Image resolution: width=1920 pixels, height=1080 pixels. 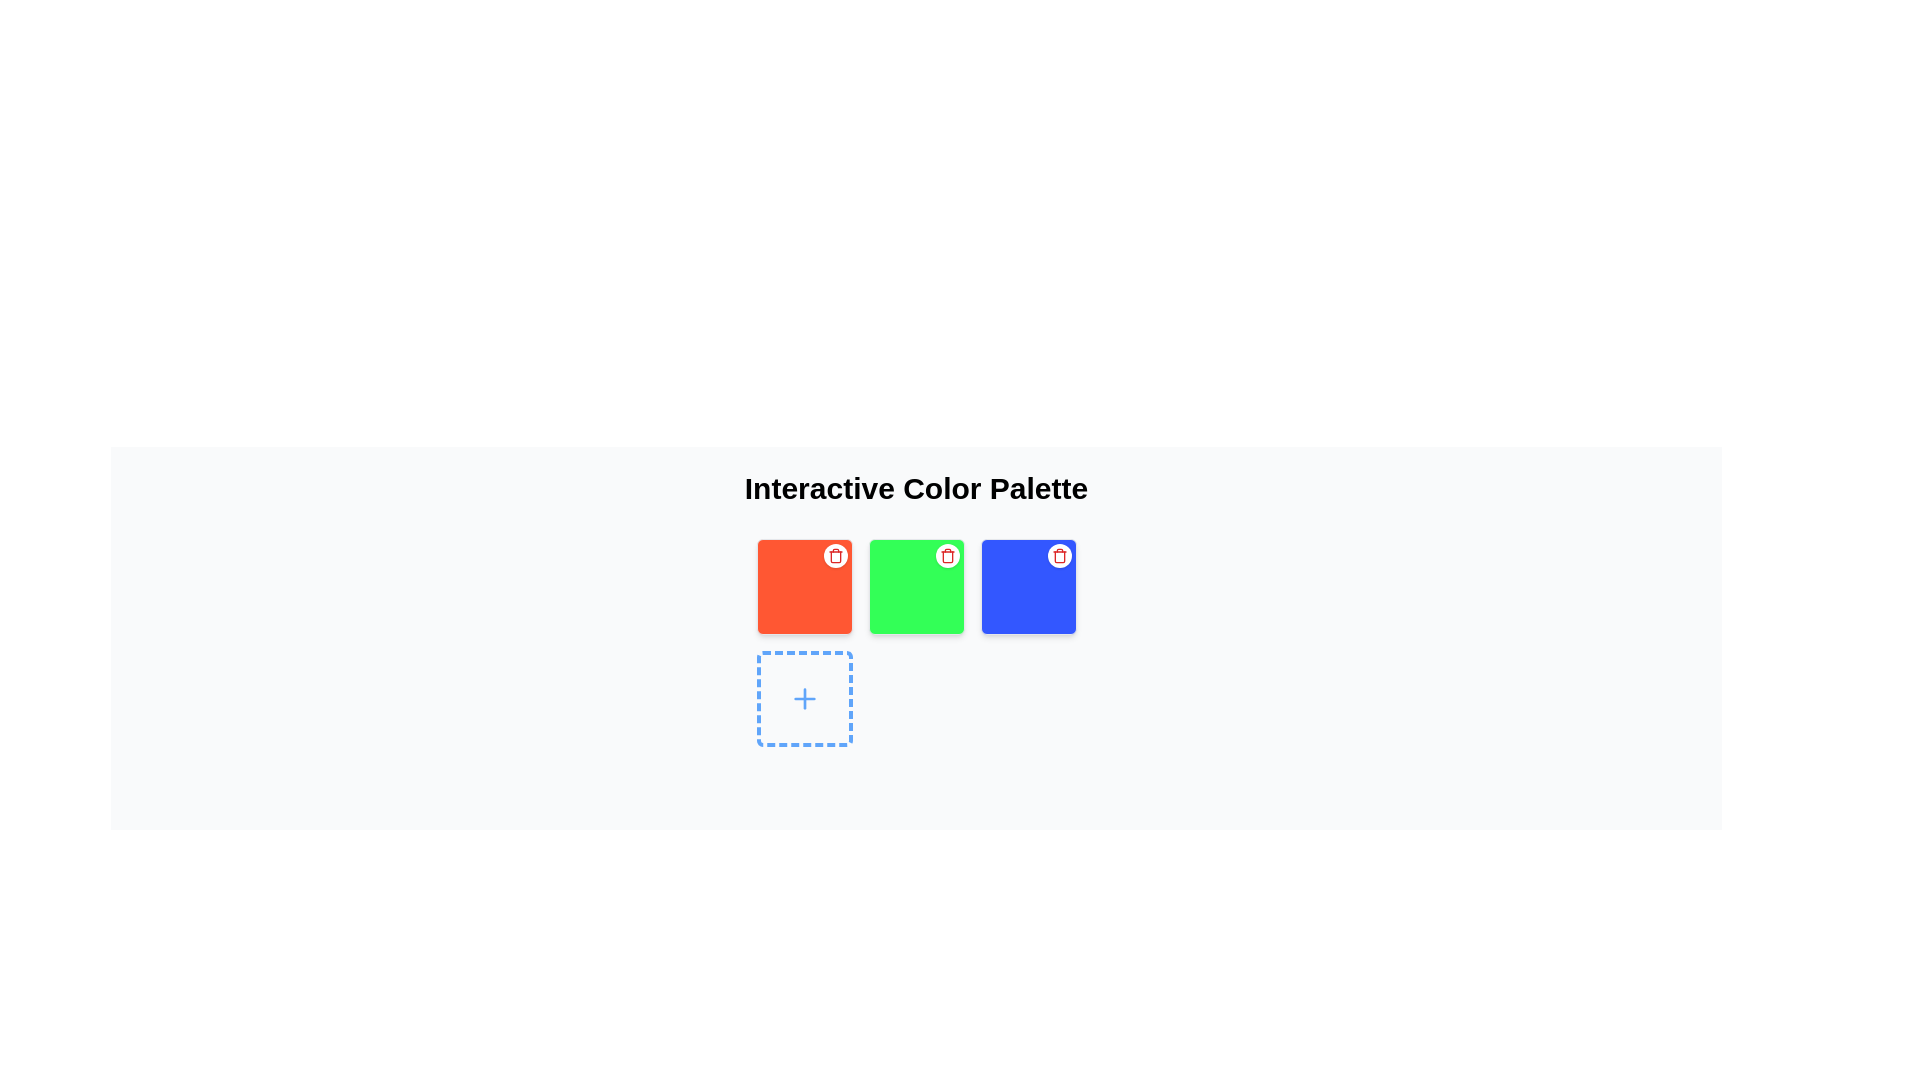 What do you see at coordinates (835, 555) in the screenshot?
I see `the trash can icon with a red border located at the top-right corner of the left-most red square box in a row of three colored boxes to potentially reveal additional information` at bounding box center [835, 555].